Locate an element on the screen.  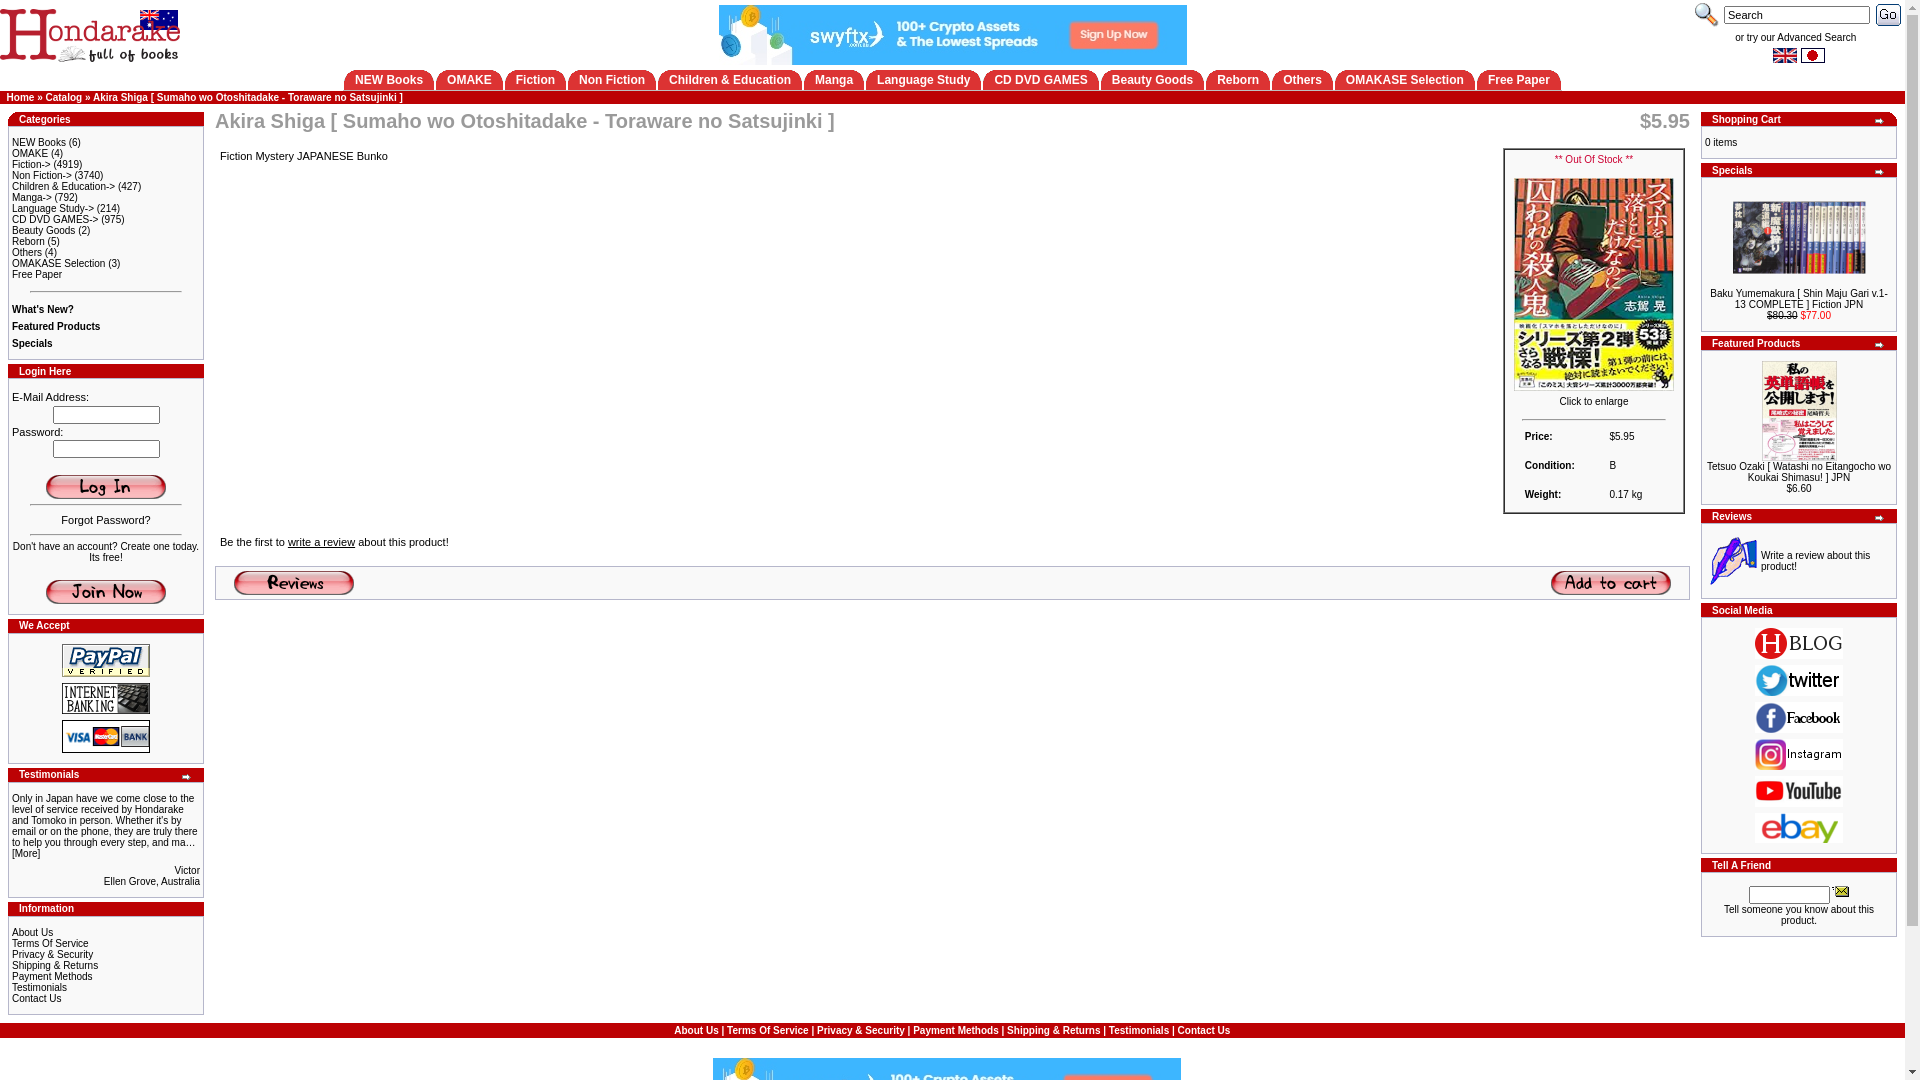
' Japanese ' is located at coordinates (1800, 54).